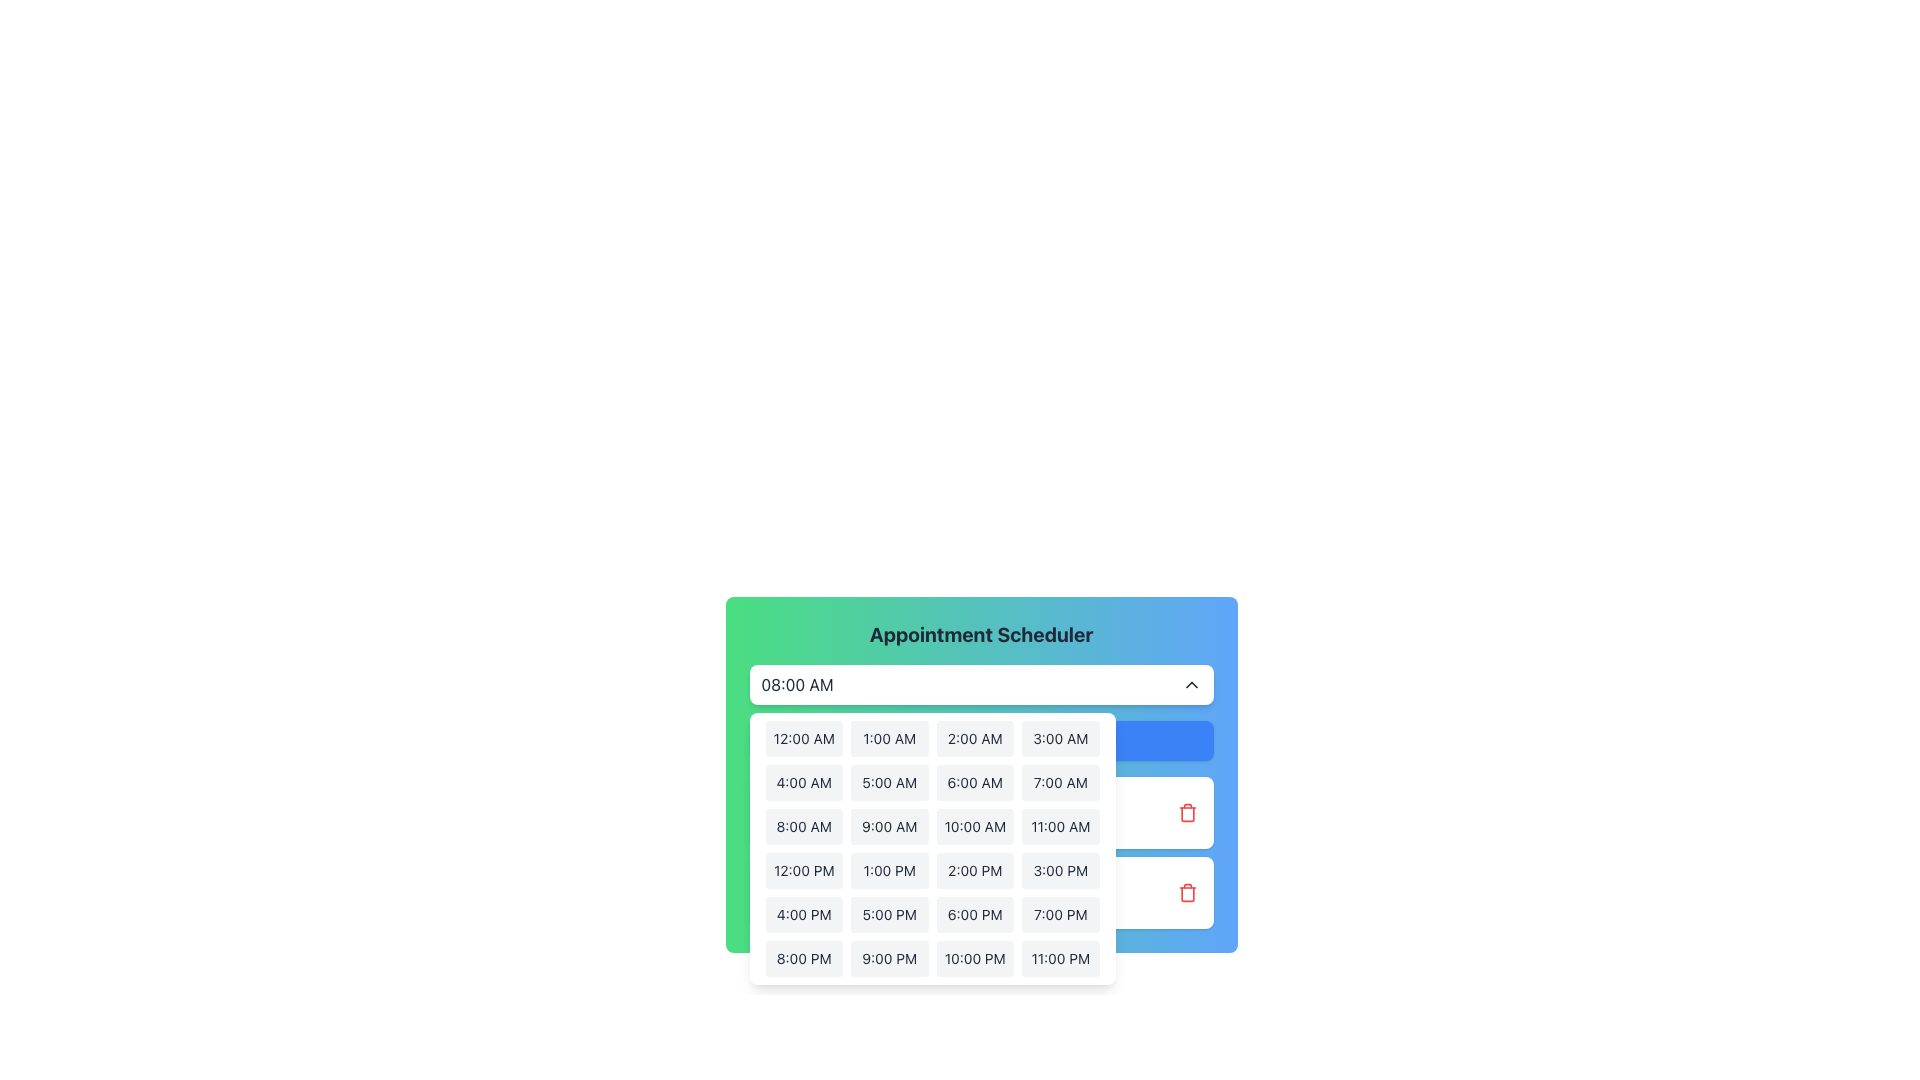  What do you see at coordinates (981, 763) in the screenshot?
I see `the time selection option for '2:00 AM' located in the Appointment Scheduler interface, which is the third item in the first row of time options below the '08:00 AM' dropdown` at bounding box center [981, 763].